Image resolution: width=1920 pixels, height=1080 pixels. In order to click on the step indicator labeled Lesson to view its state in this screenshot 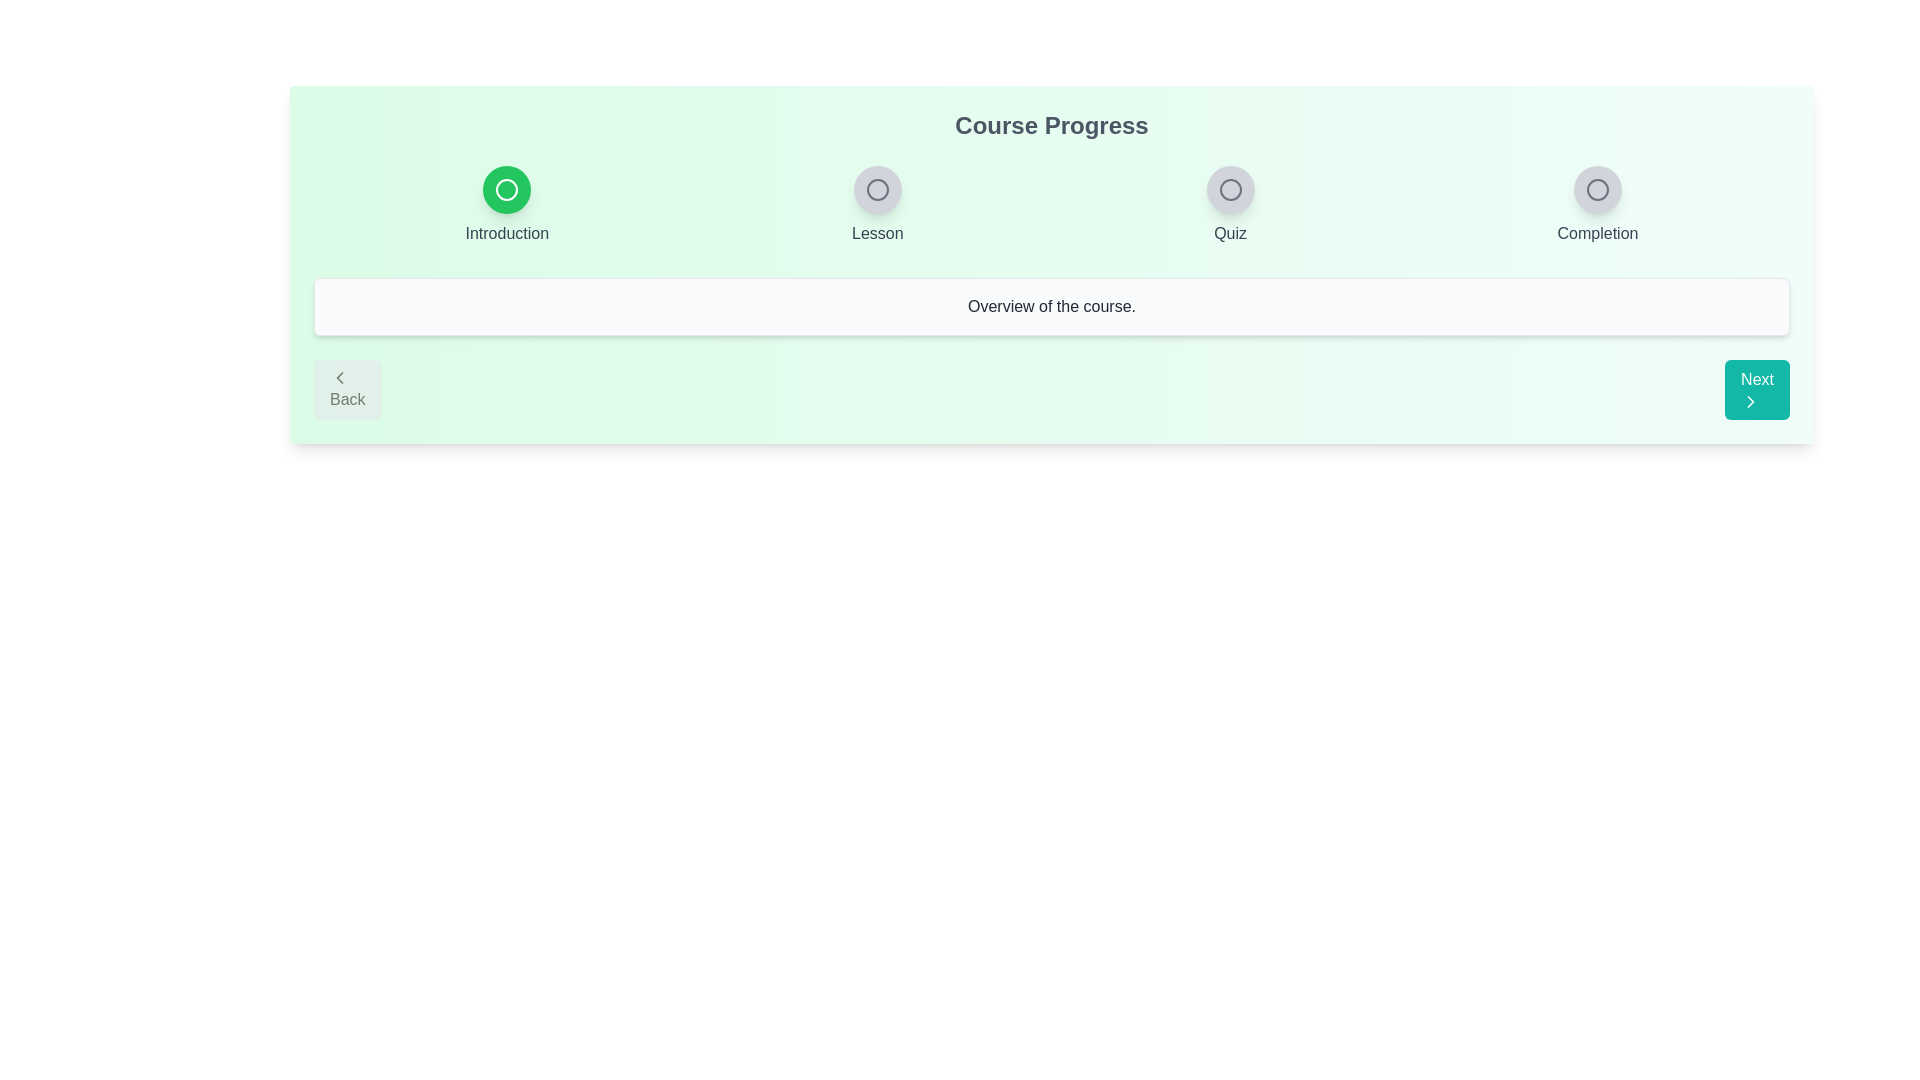, I will do `click(877, 205)`.